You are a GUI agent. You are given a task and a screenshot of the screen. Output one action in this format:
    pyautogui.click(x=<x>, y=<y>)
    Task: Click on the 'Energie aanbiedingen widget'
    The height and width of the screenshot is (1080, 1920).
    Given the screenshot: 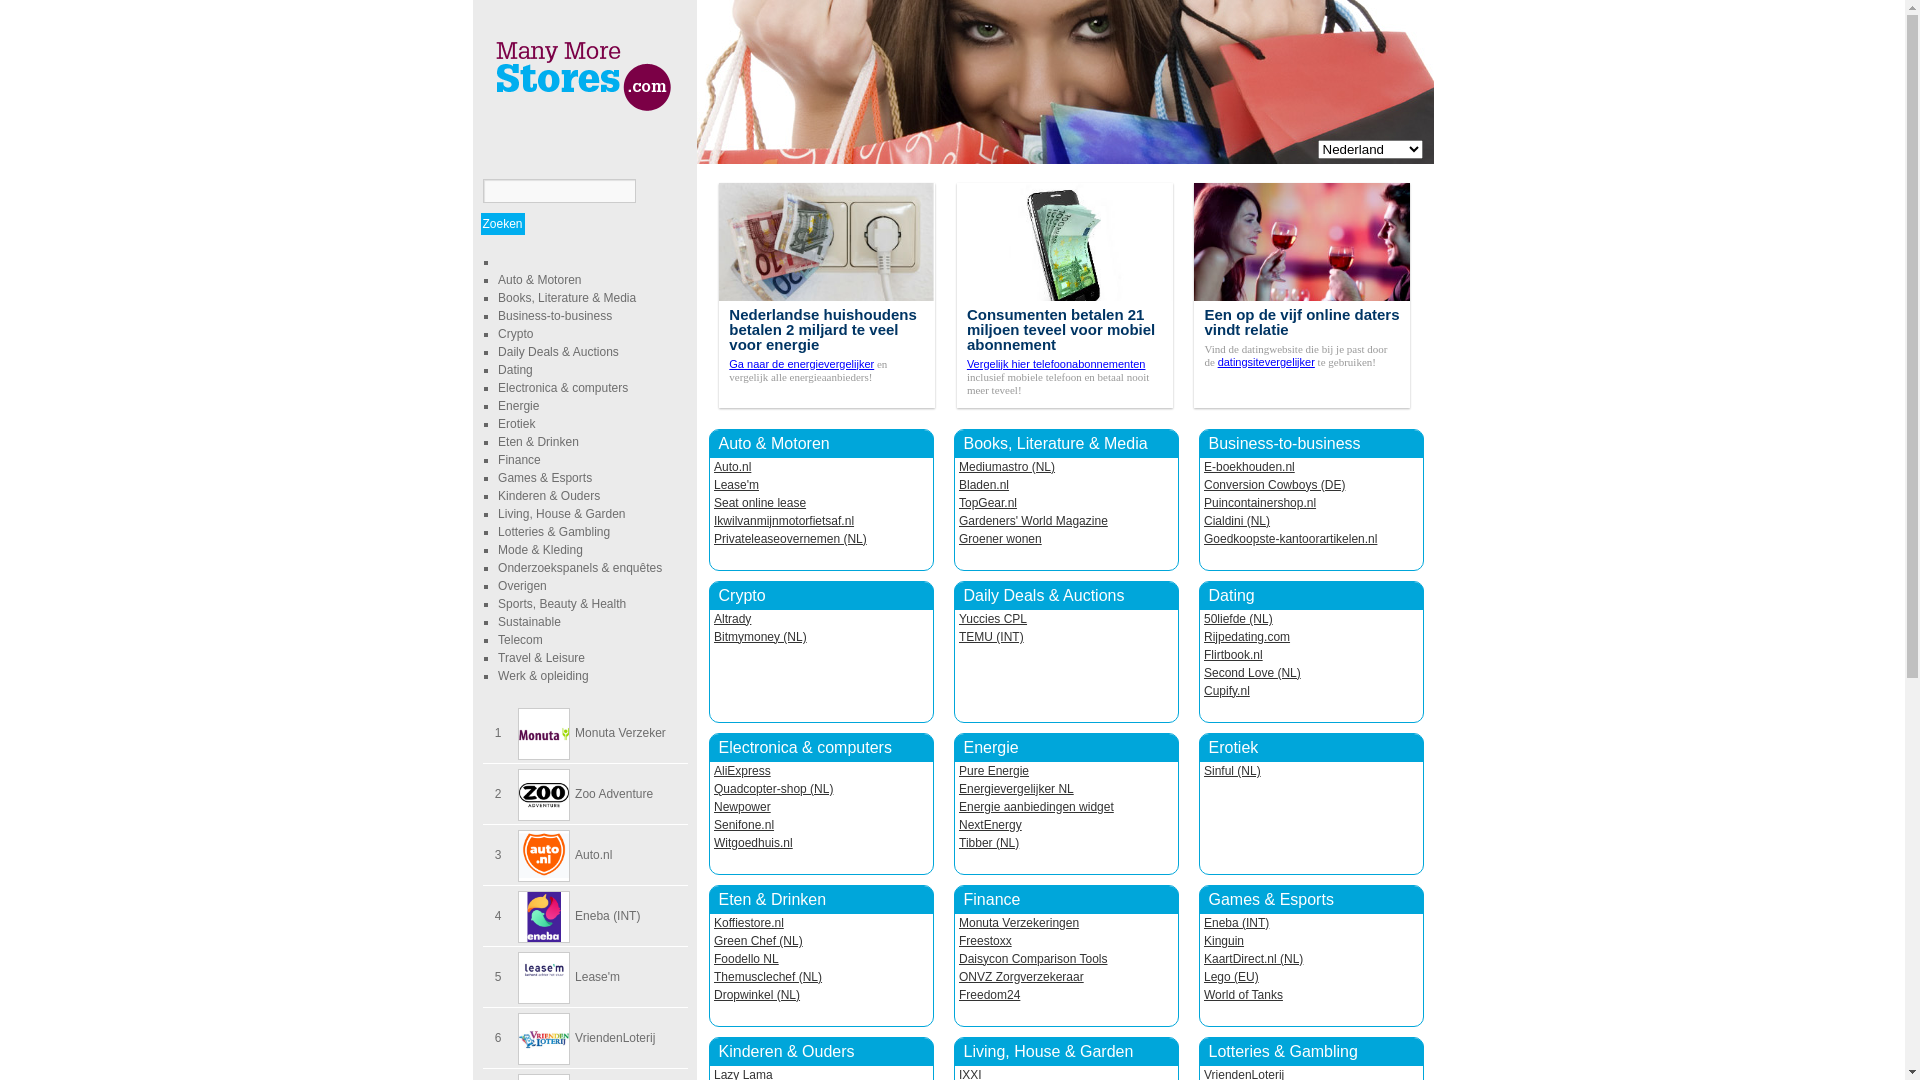 What is the action you would take?
    pyautogui.click(x=1036, y=805)
    